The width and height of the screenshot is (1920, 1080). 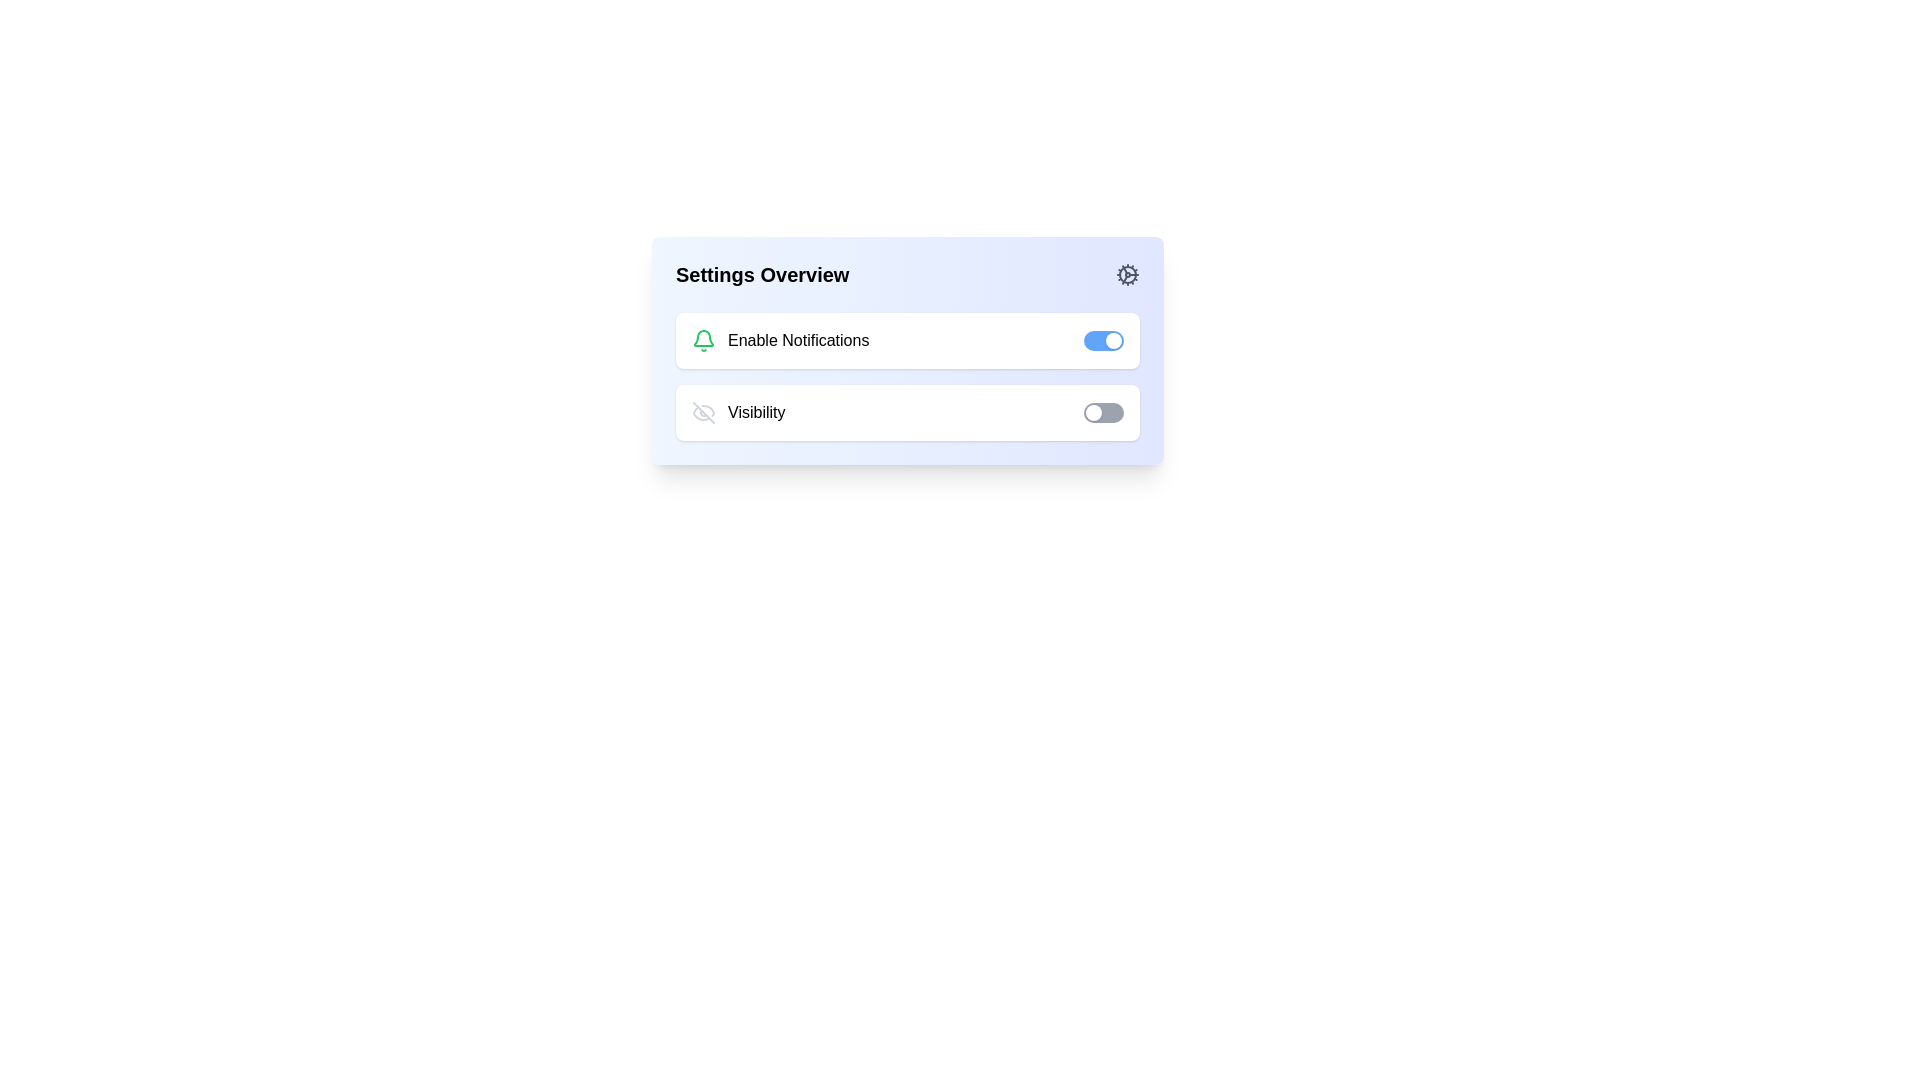 What do you see at coordinates (1103, 411) in the screenshot?
I see `the second toggle switch in the settings, which controls the visibility setting and is located below the 'Enable Notifications' toggle` at bounding box center [1103, 411].